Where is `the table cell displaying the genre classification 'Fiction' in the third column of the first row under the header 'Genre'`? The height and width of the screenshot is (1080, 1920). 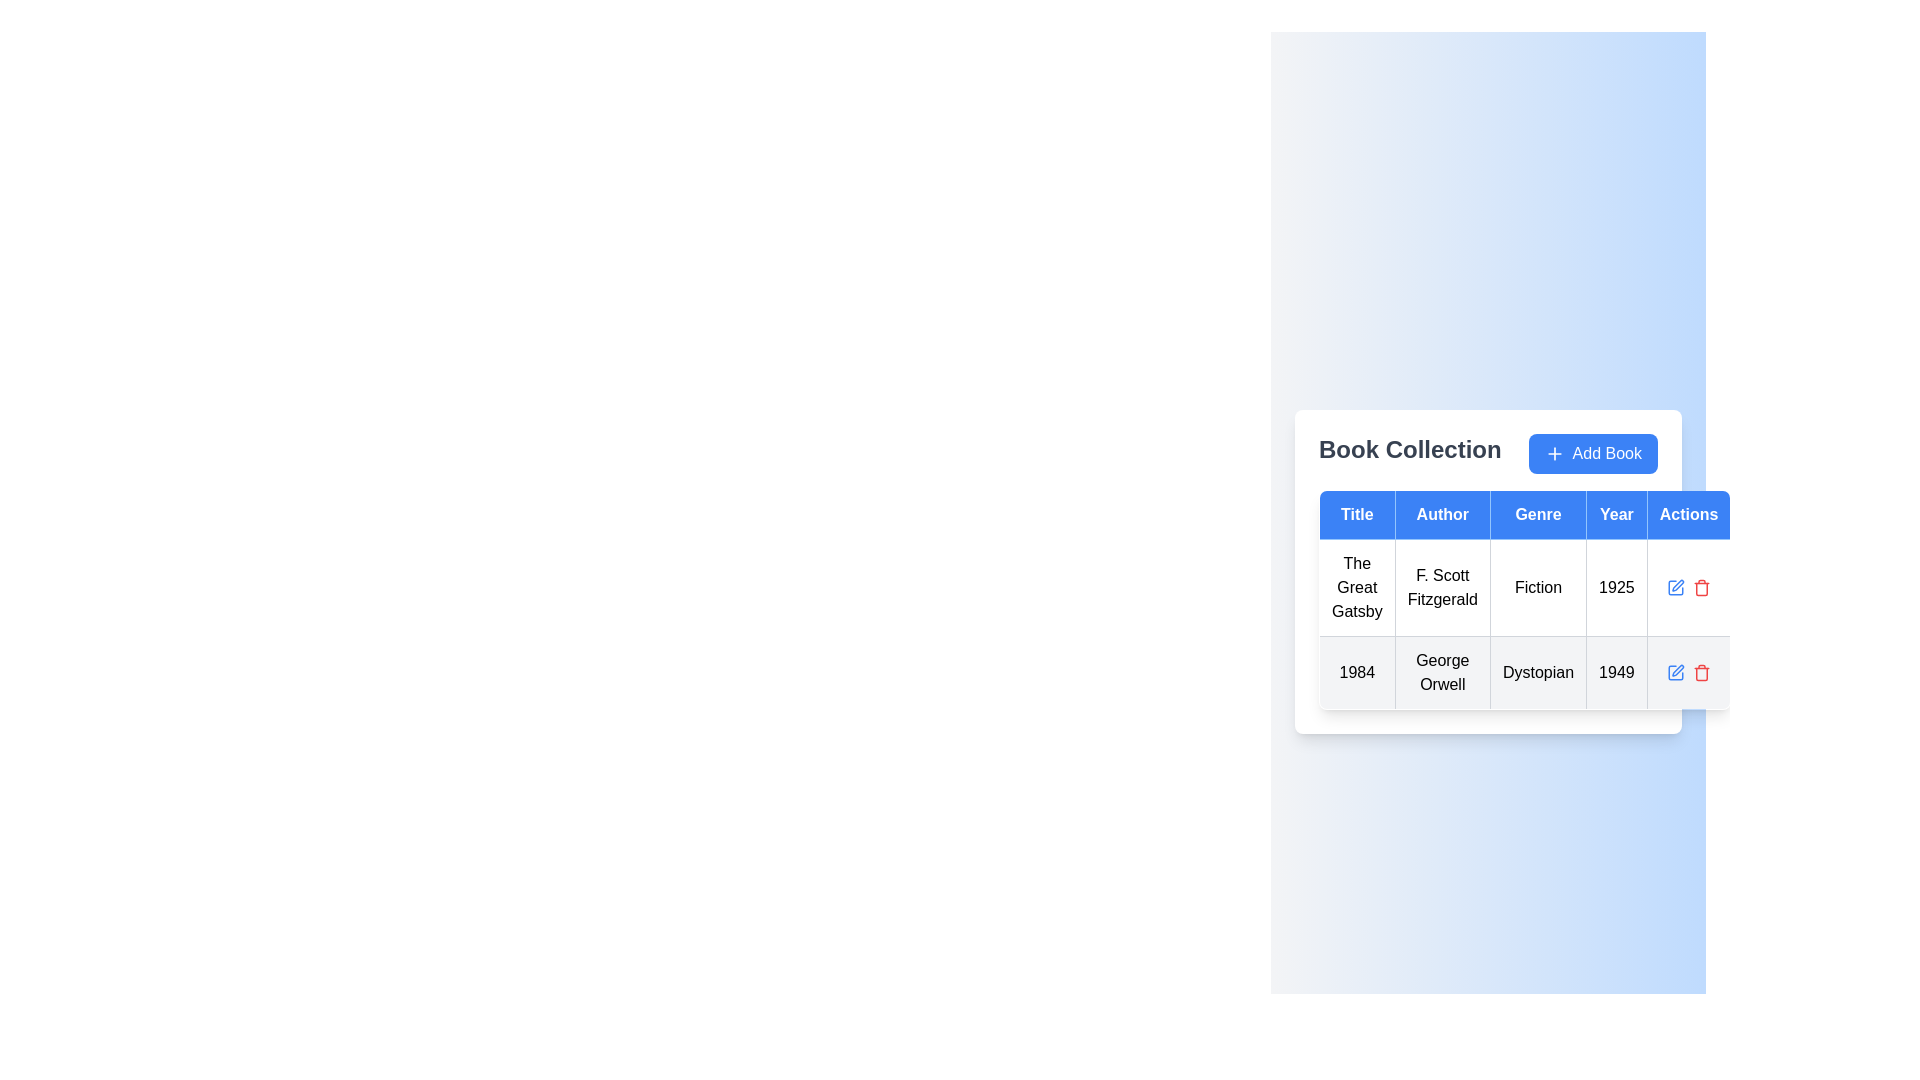
the table cell displaying the genre classification 'Fiction' in the third column of the first row under the header 'Genre' is located at coordinates (1537, 586).